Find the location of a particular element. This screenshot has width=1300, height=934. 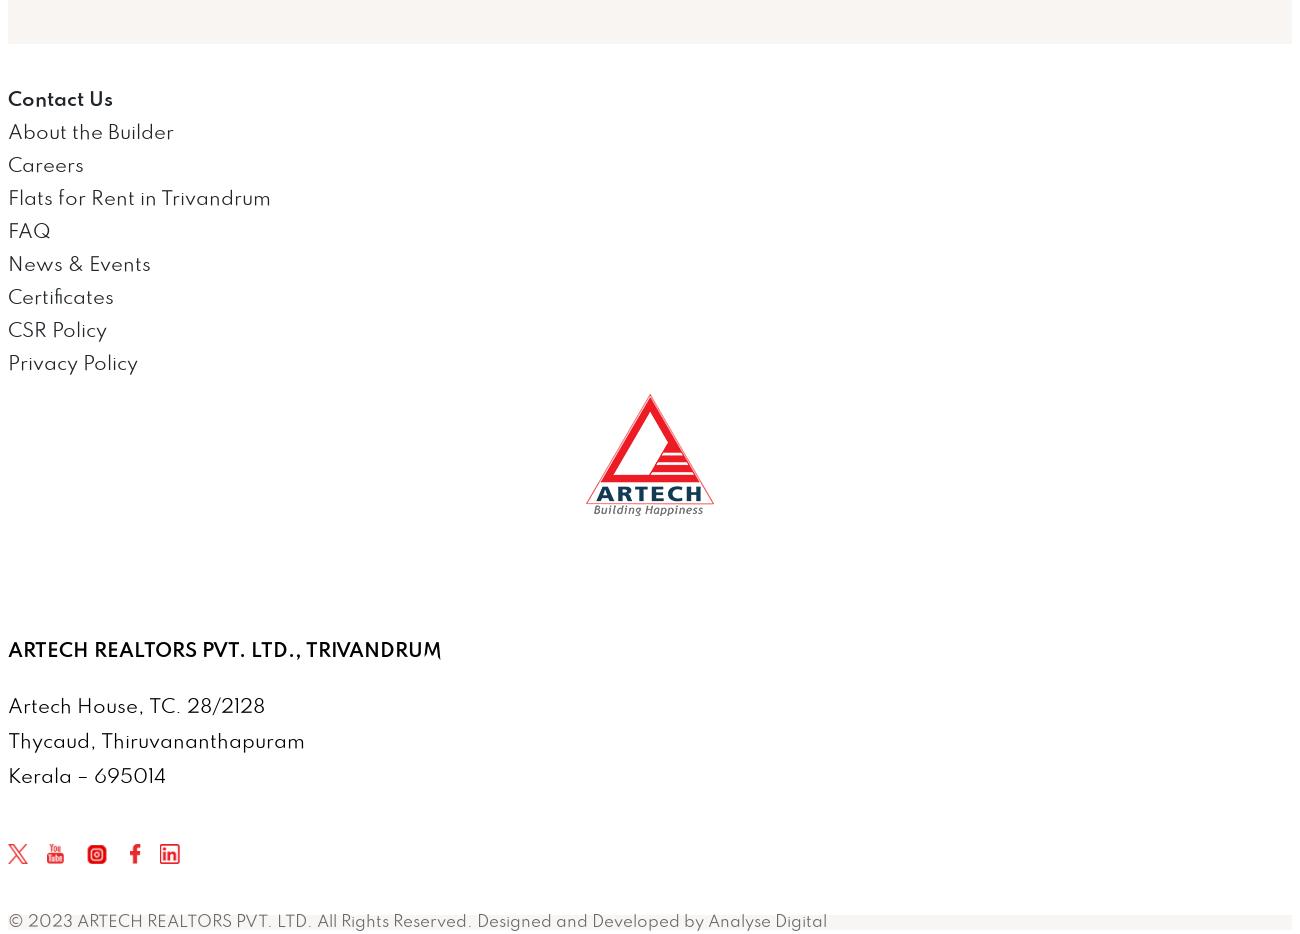

'CSR Policy' is located at coordinates (57, 331).